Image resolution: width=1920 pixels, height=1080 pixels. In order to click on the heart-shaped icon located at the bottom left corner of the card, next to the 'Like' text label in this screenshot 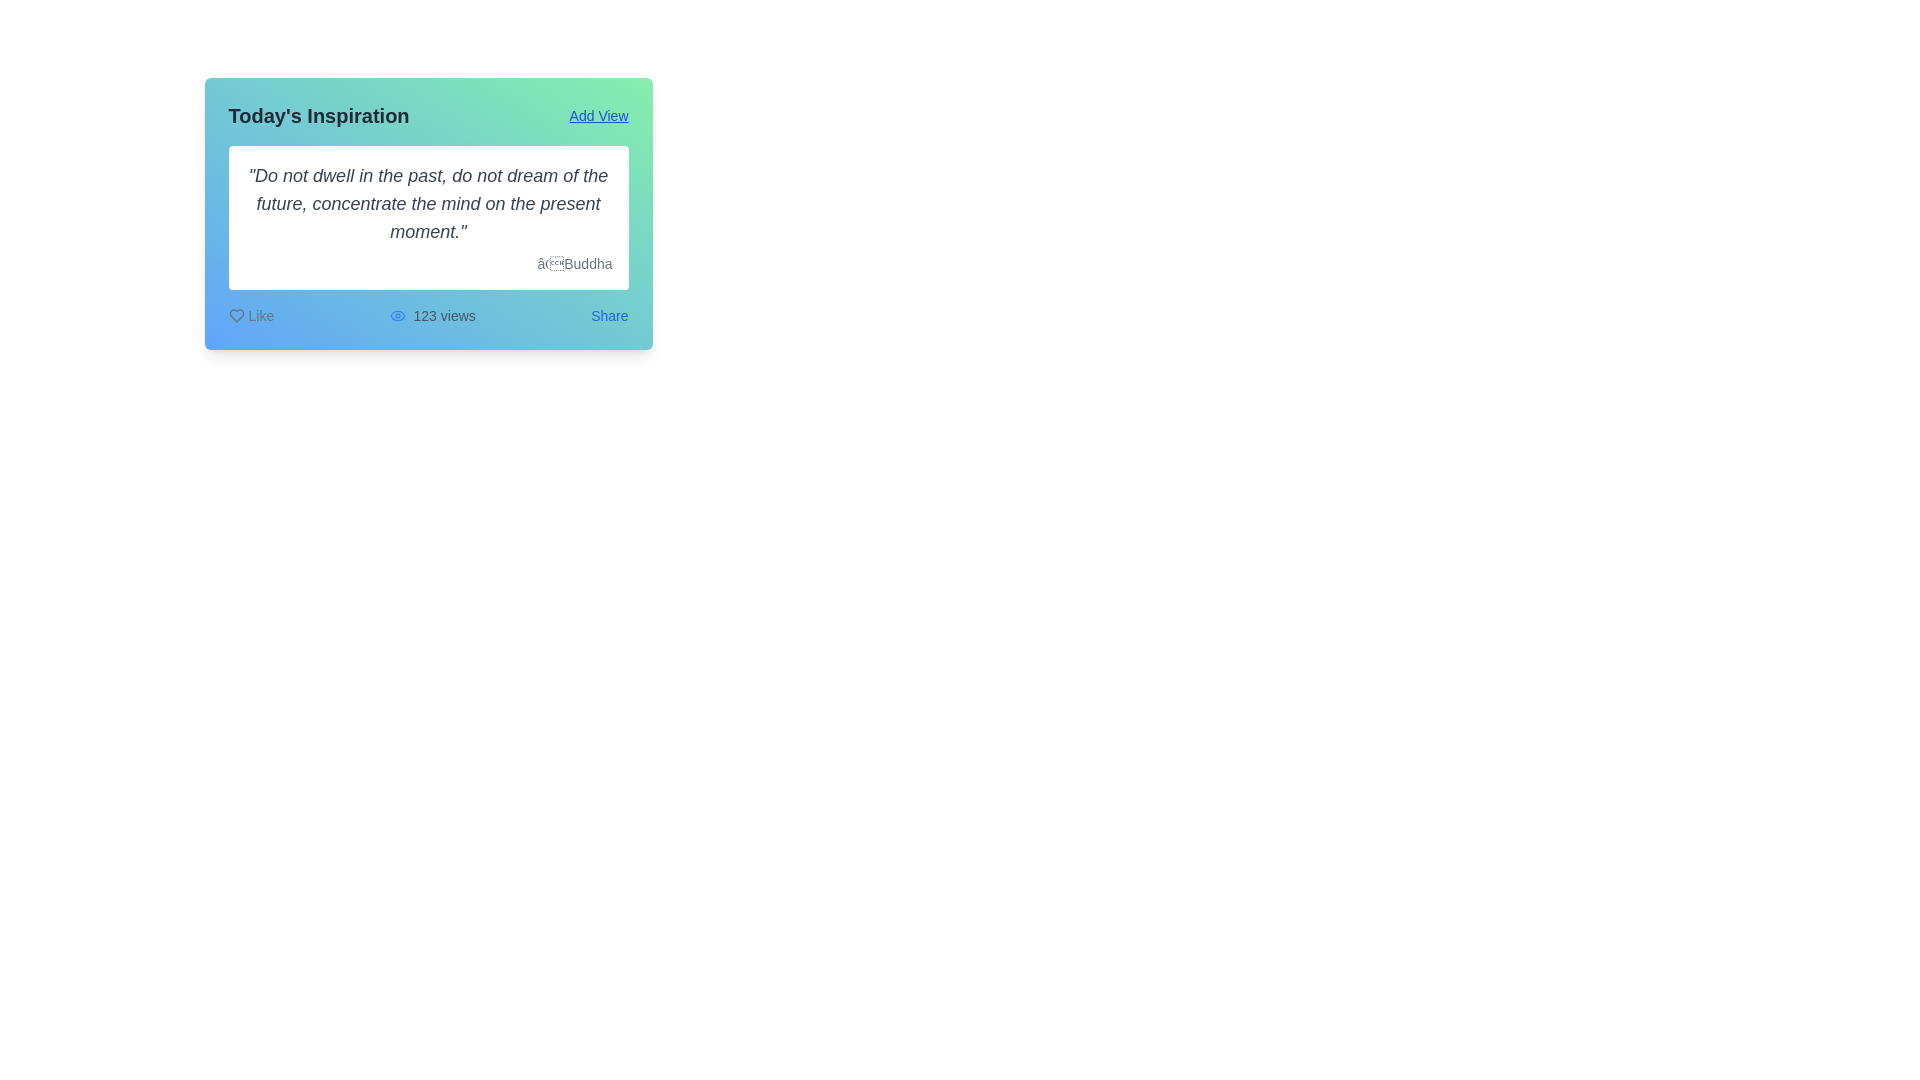, I will do `click(236, 315)`.